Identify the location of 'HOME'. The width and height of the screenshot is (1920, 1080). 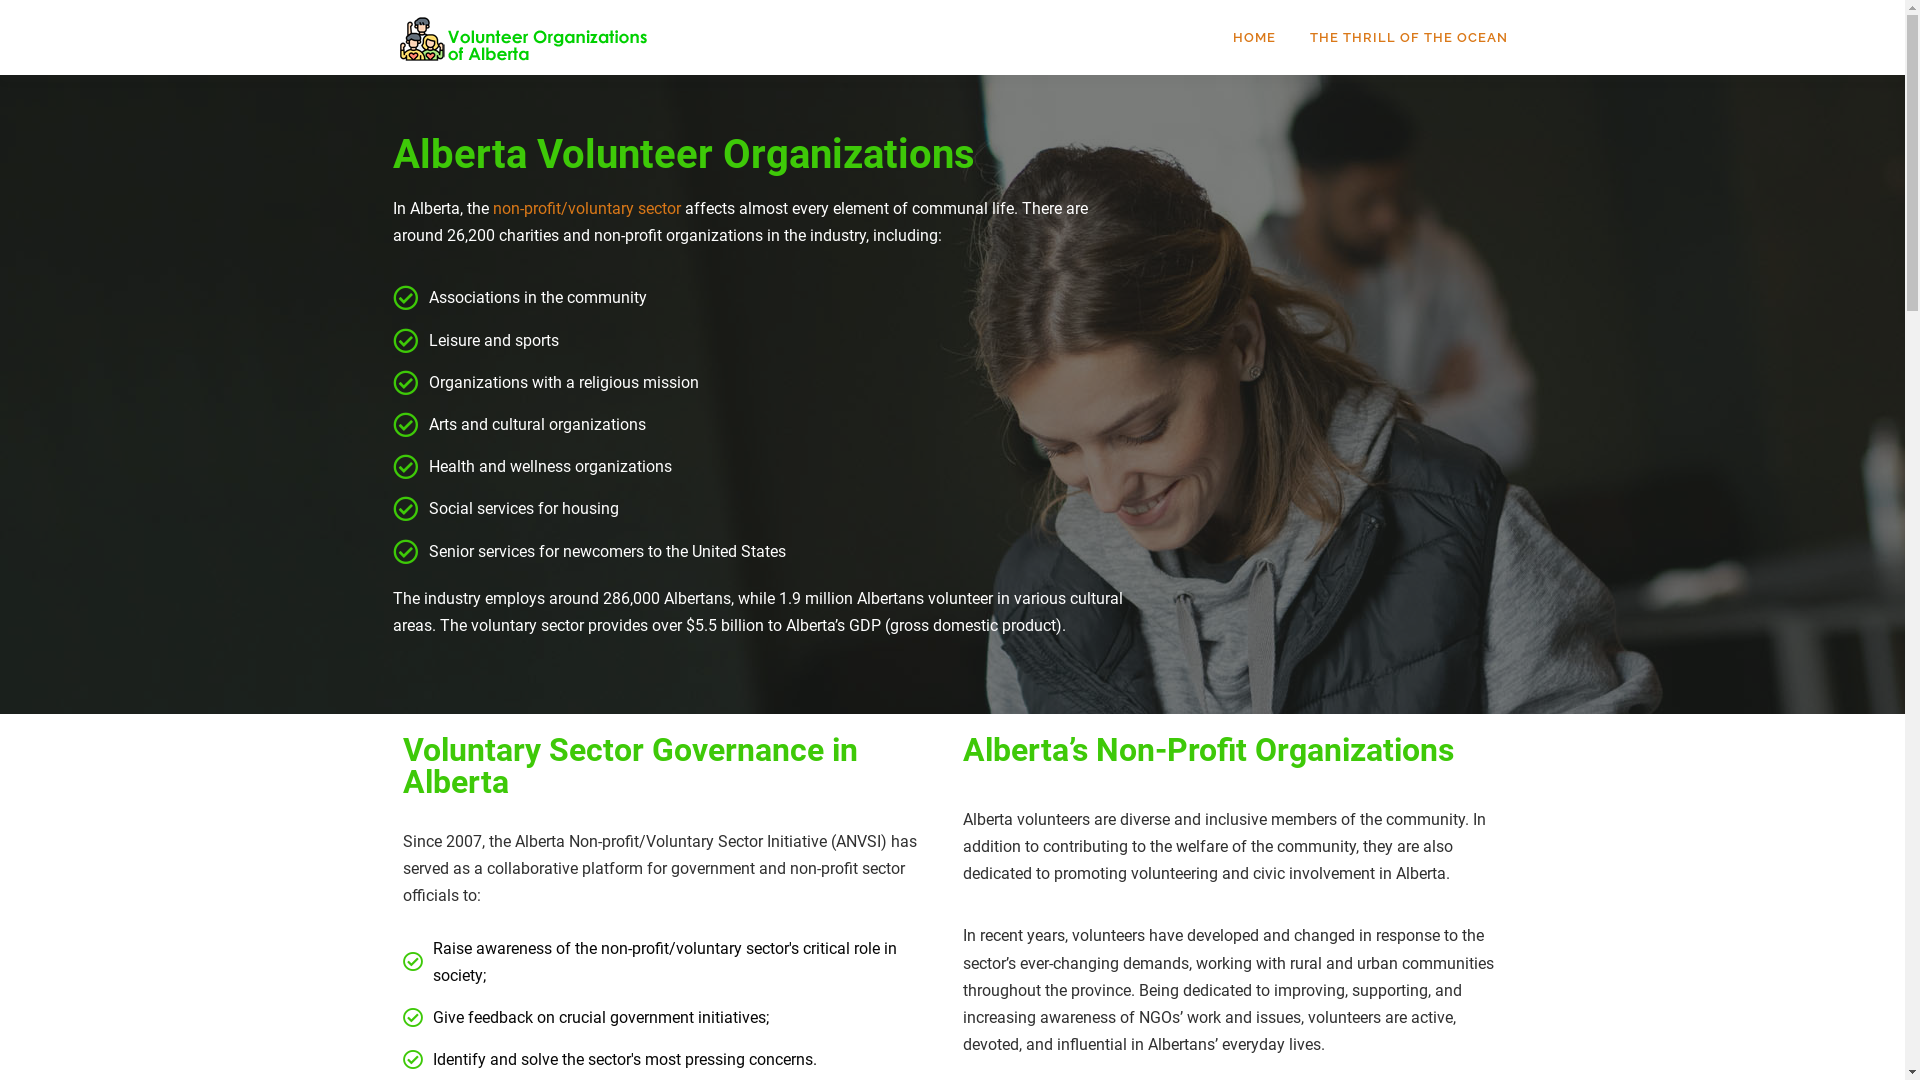
(1253, 37).